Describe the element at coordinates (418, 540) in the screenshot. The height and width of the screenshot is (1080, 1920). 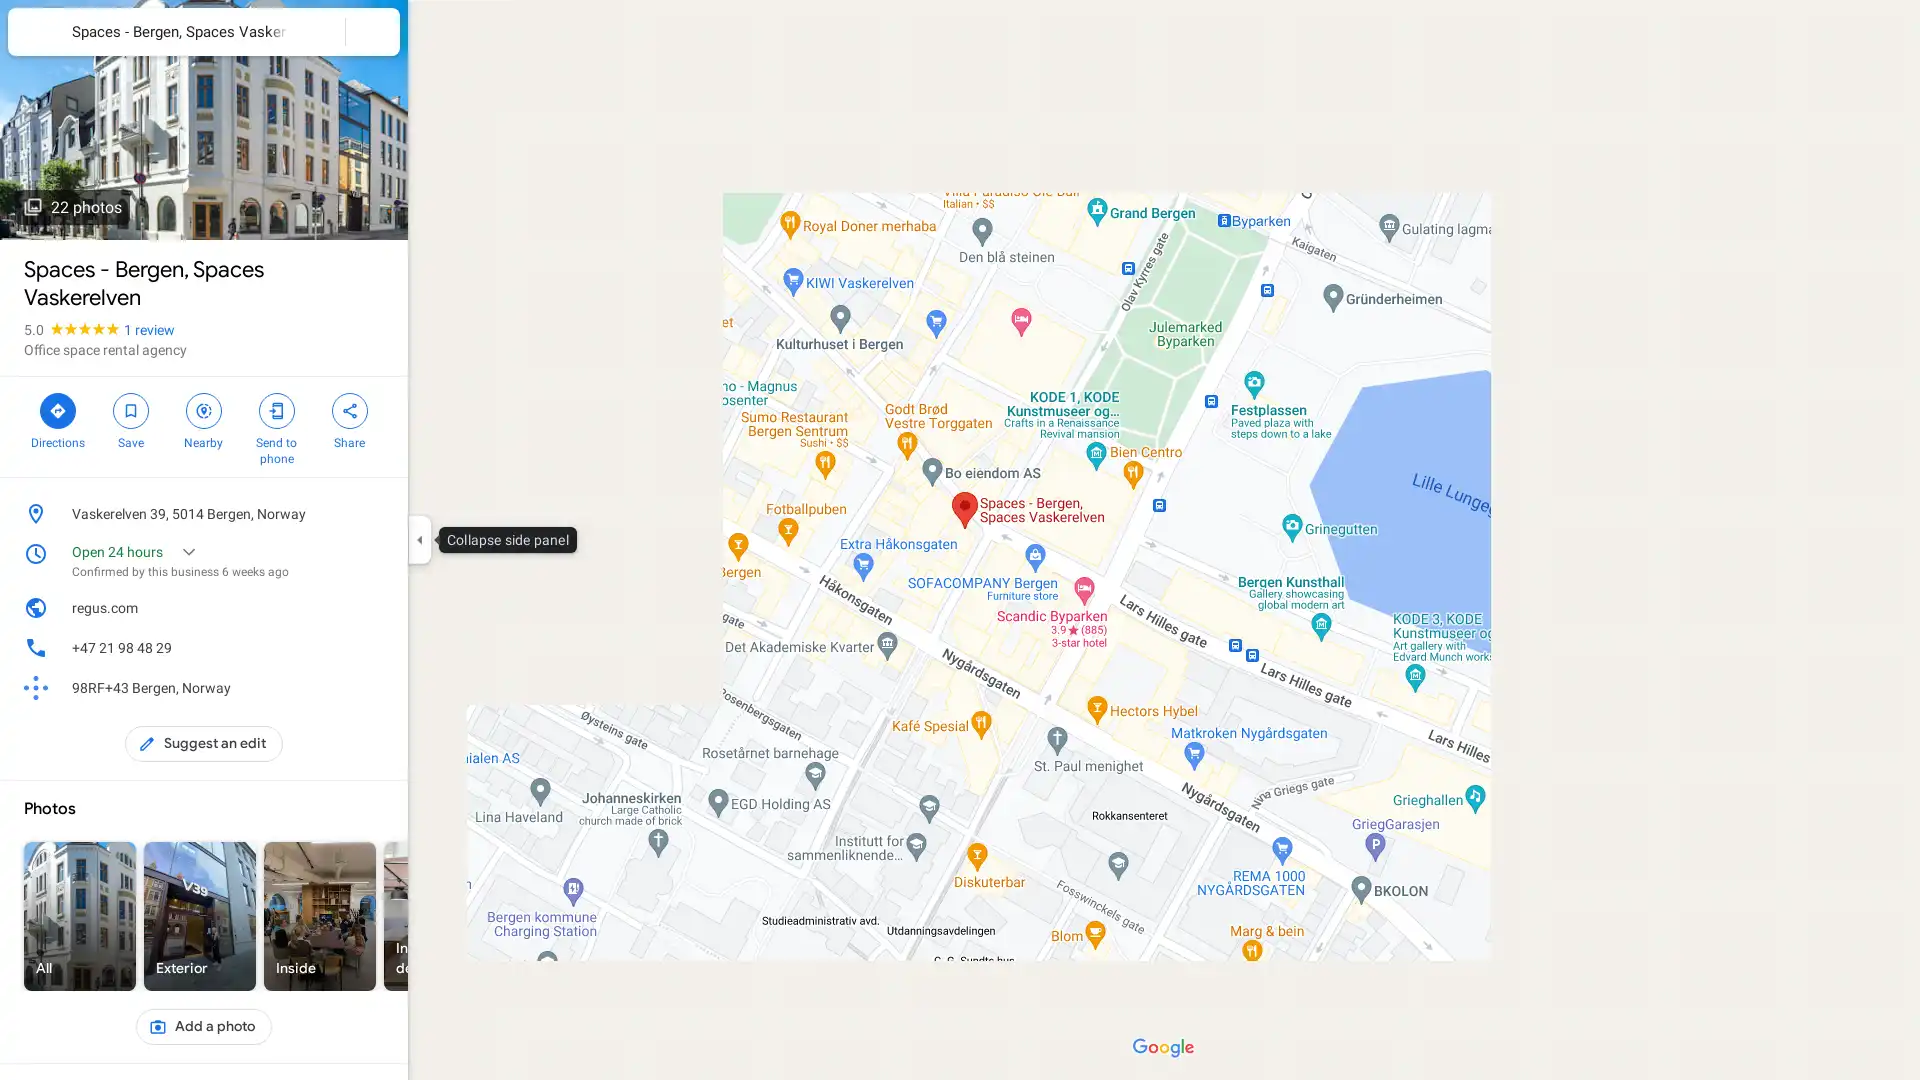
I see `Collapse side panel` at that location.